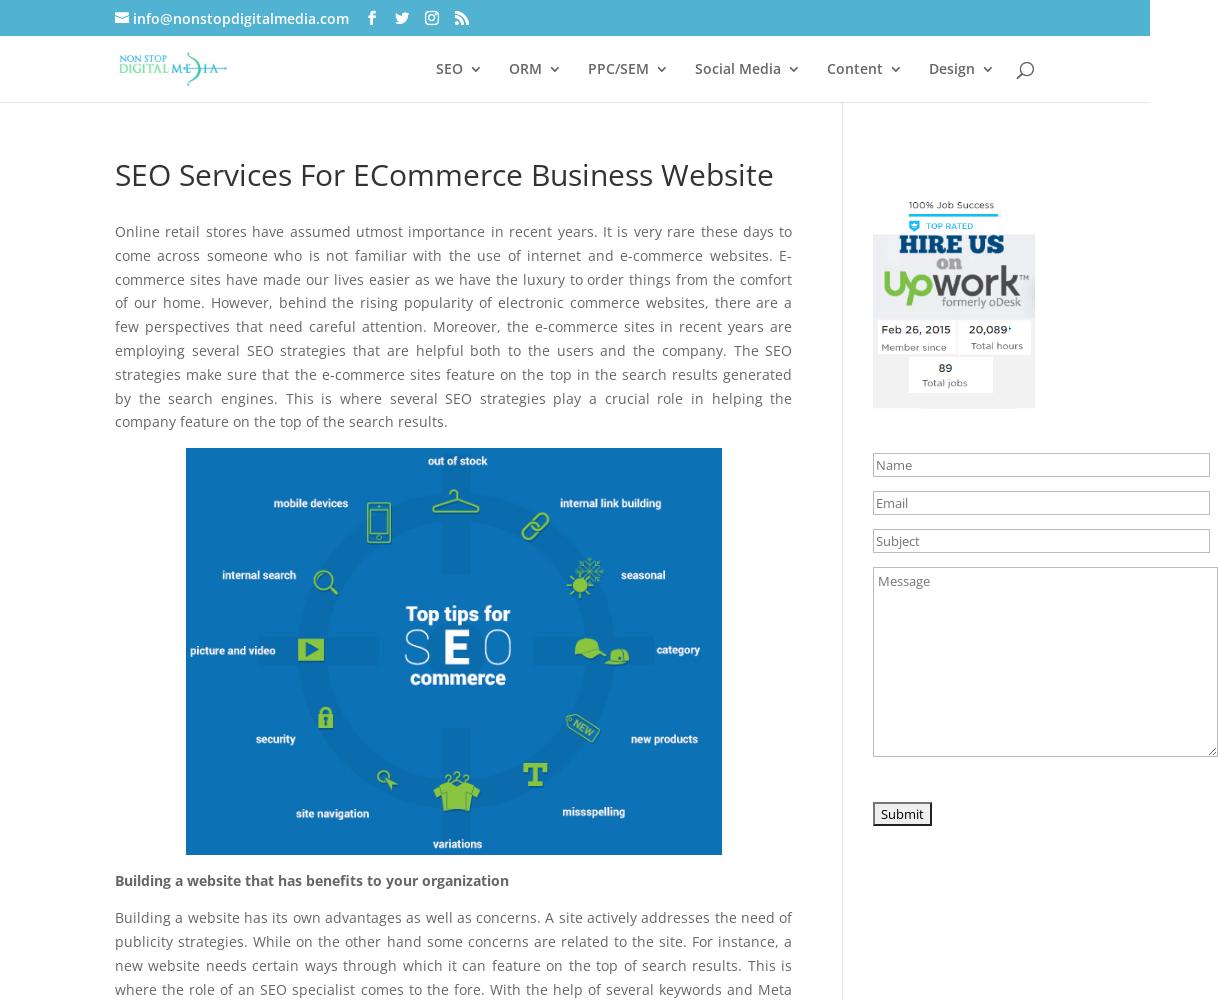 This screenshot has width=1218, height=1000. What do you see at coordinates (444, 174) in the screenshot?
I see `'SEO Services For ECommerce Business Website'` at bounding box center [444, 174].